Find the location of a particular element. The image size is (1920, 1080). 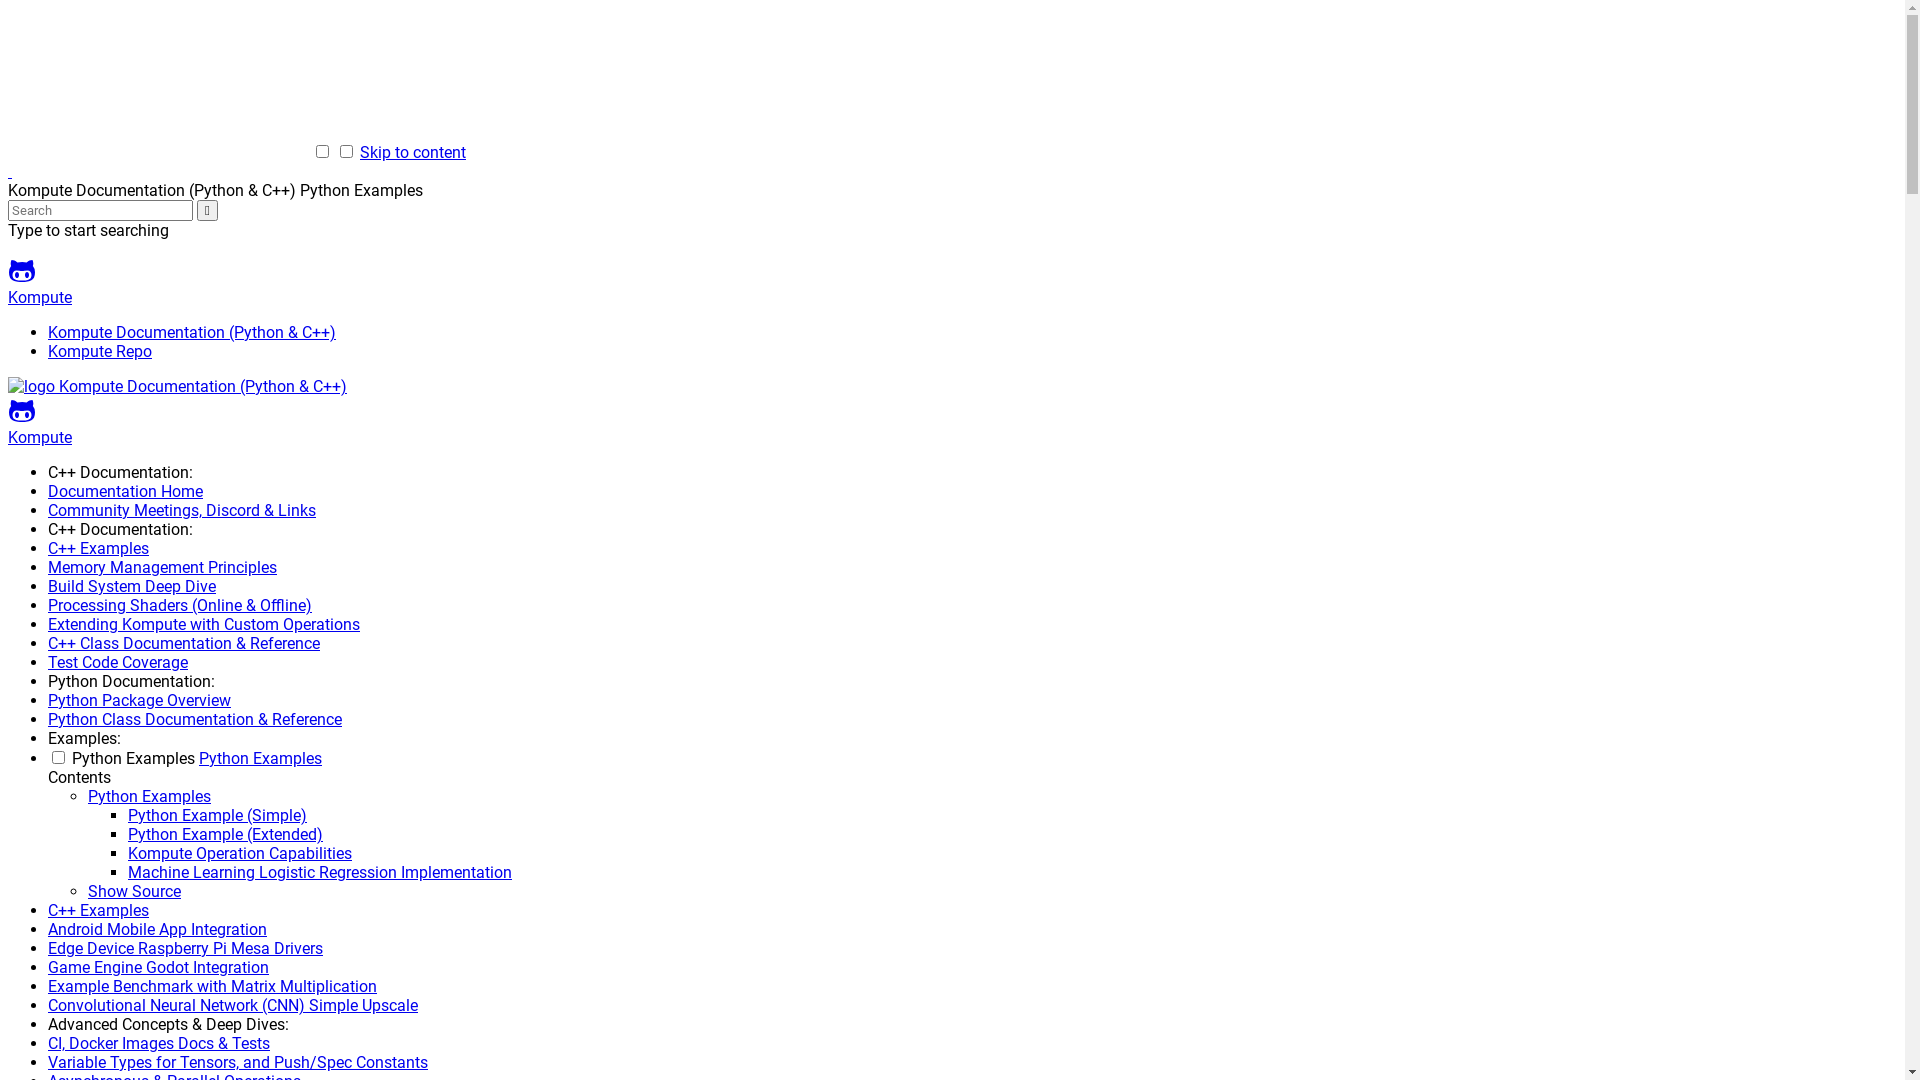

'Edge Device Raspberry Pi Mesa Drivers' is located at coordinates (185, 947).